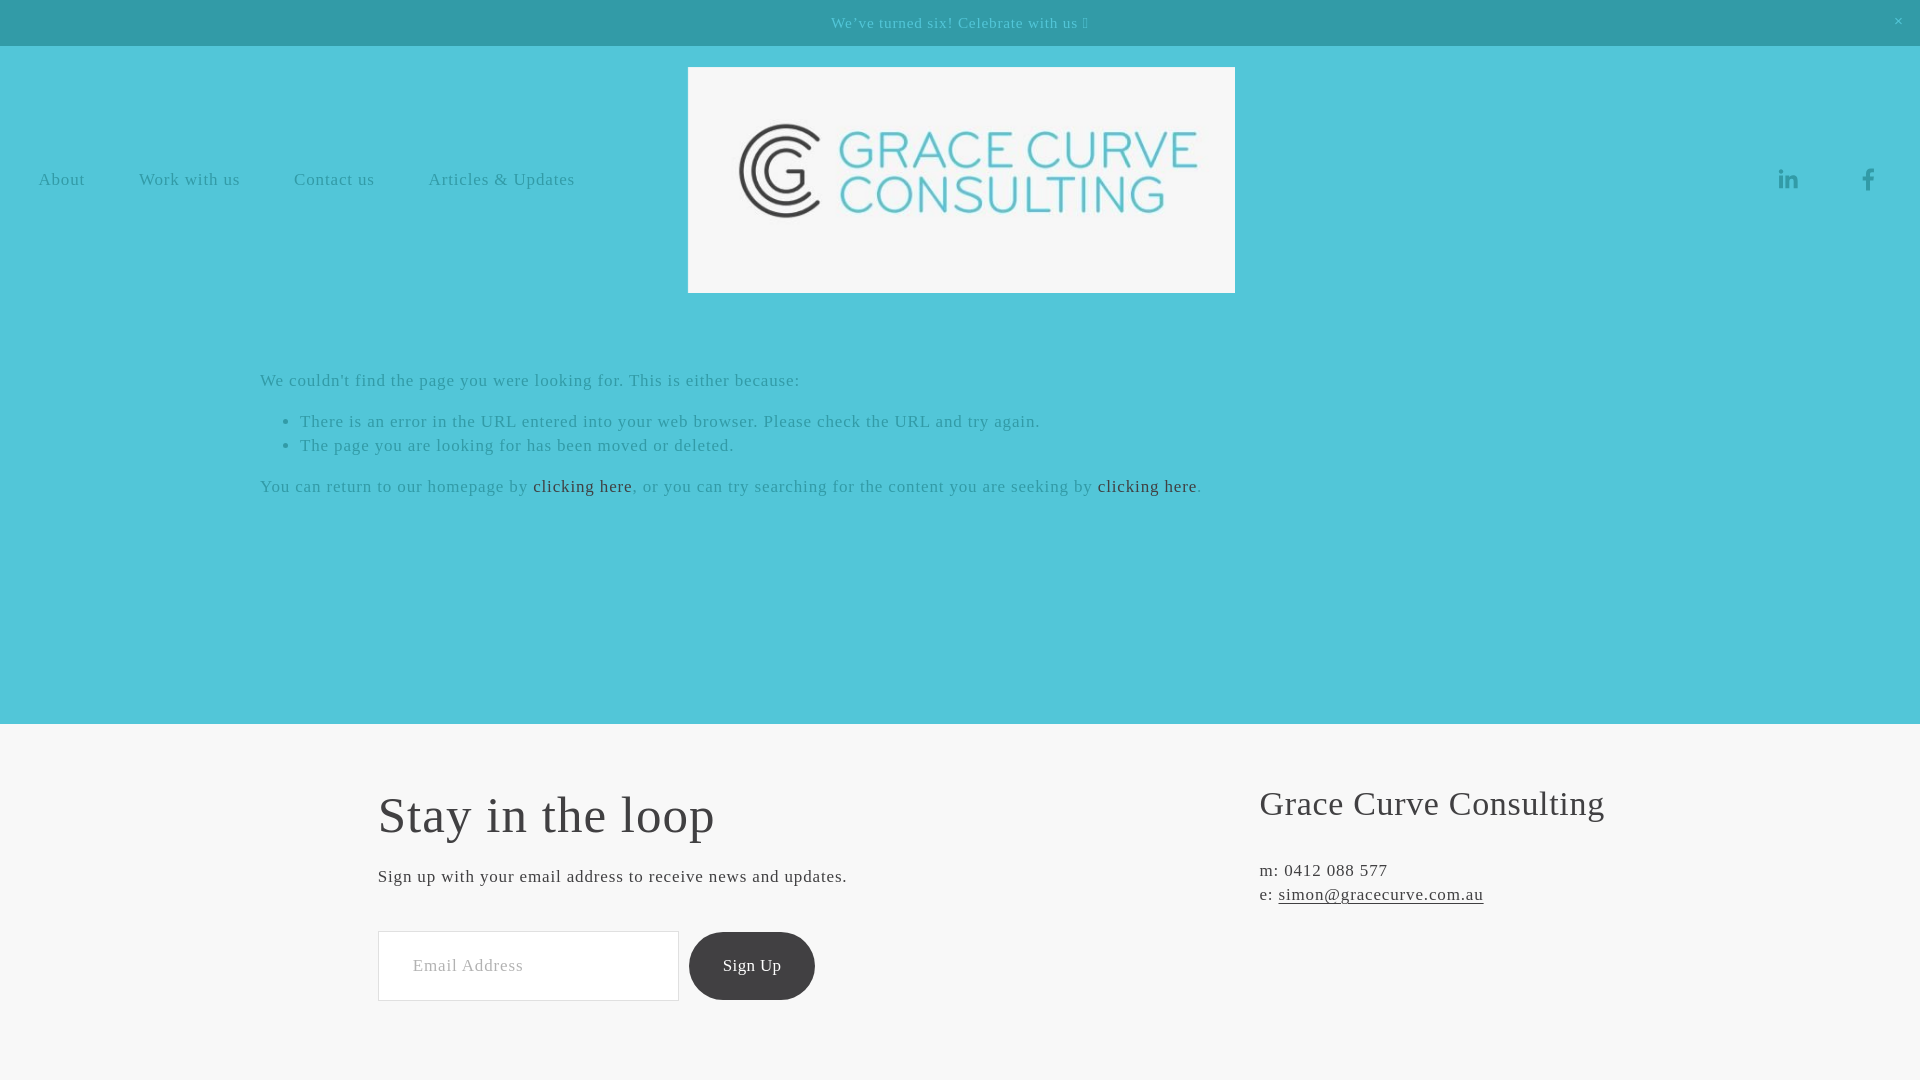  What do you see at coordinates (334, 178) in the screenshot?
I see `'Contact us'` at bounding box center [334, 178].